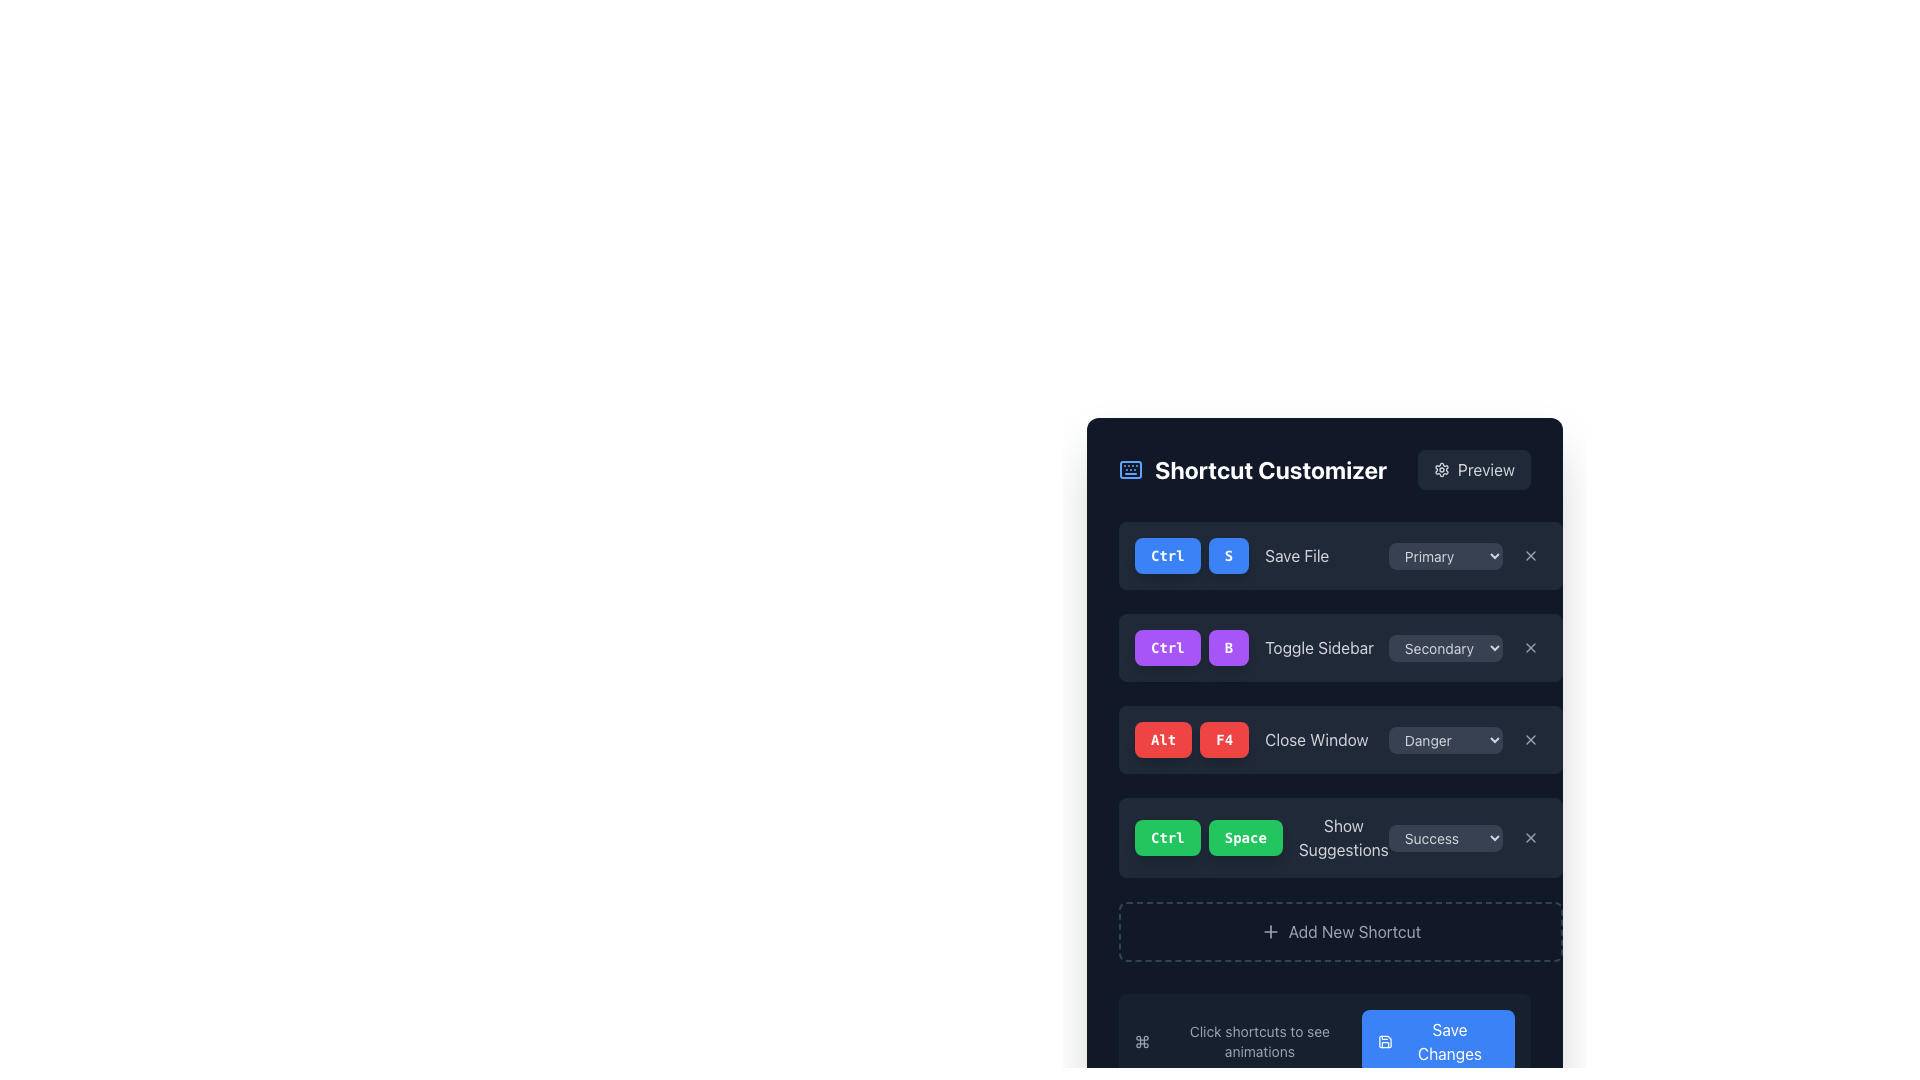 The width and height of the screenshot is (1920, 1080). I want to click on the close button on the Shortcut configuration UI block for 'Toggle Sidebar', so click(1340, 648).